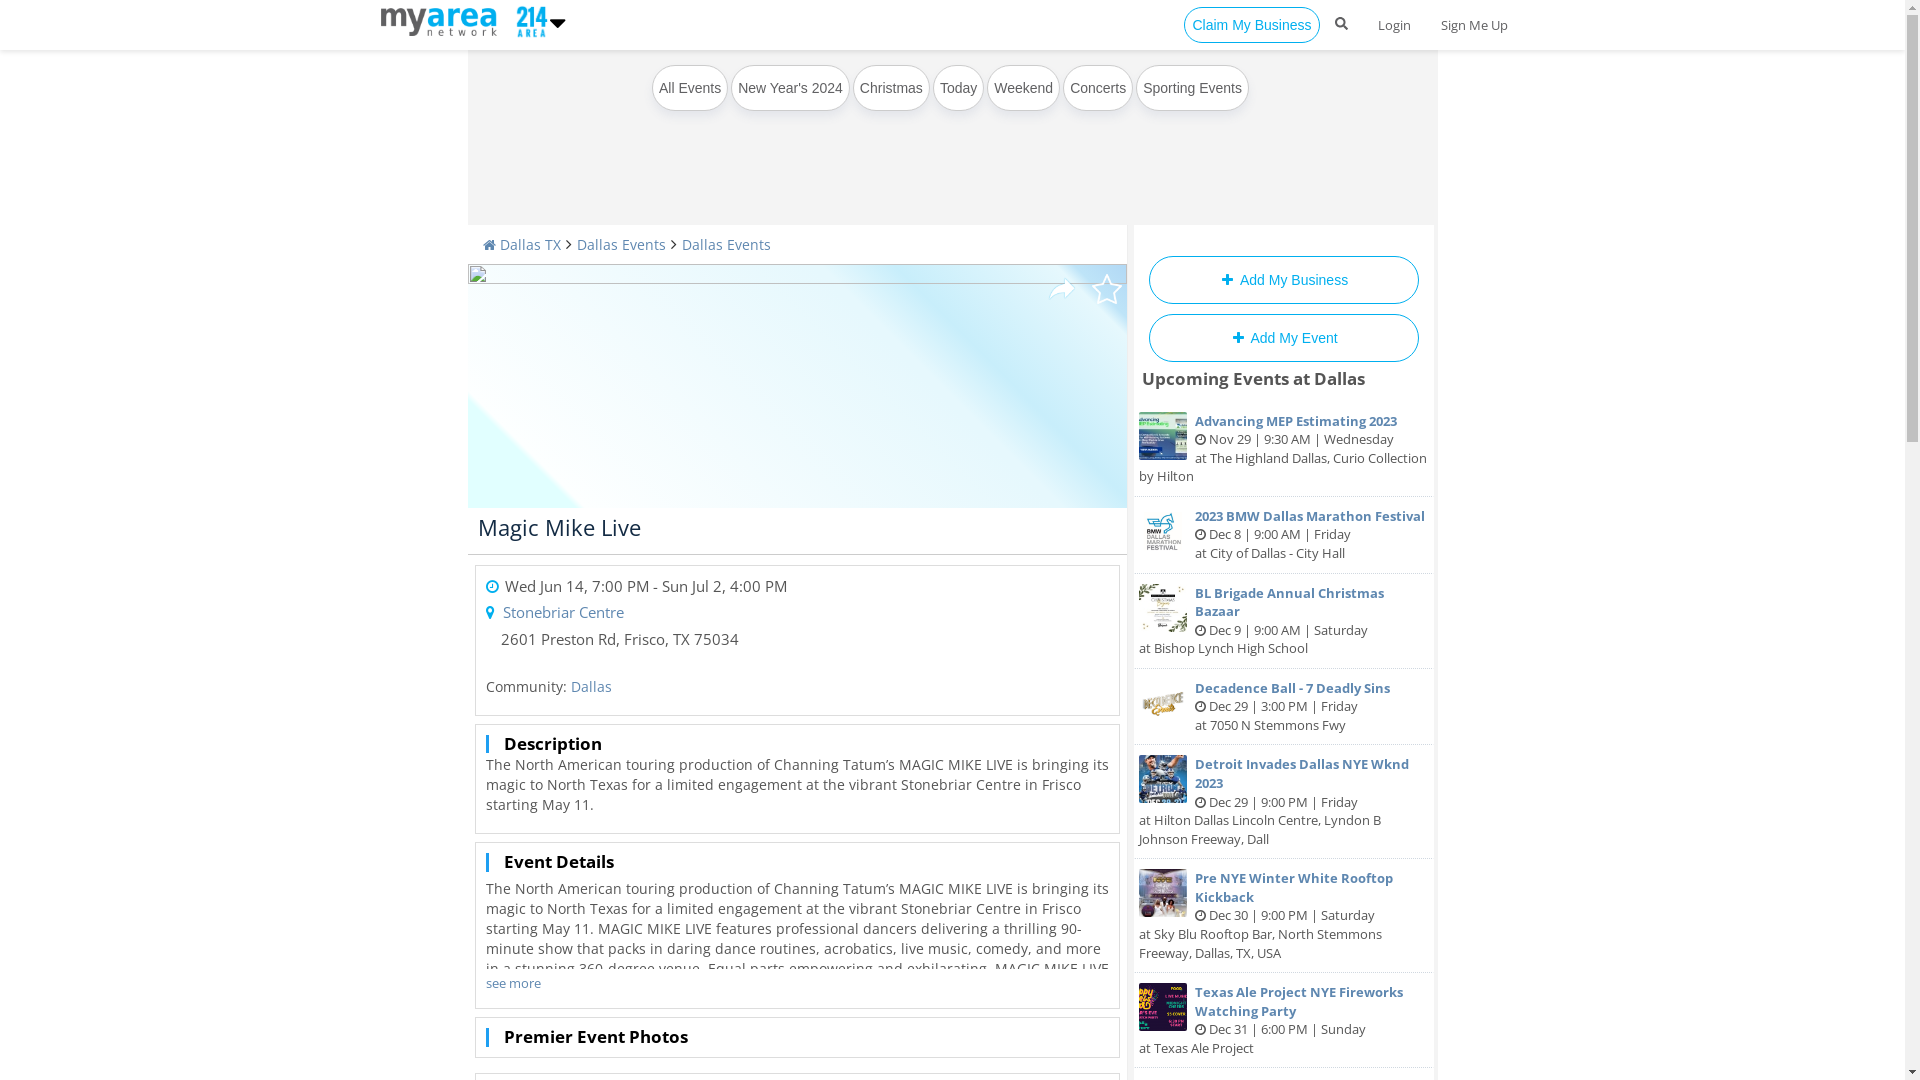 This screenshot has width=1920, height=1080. Describe the element at coordinates (681, 243) in the screenshot. I see `'Dallas Events'` at that location.